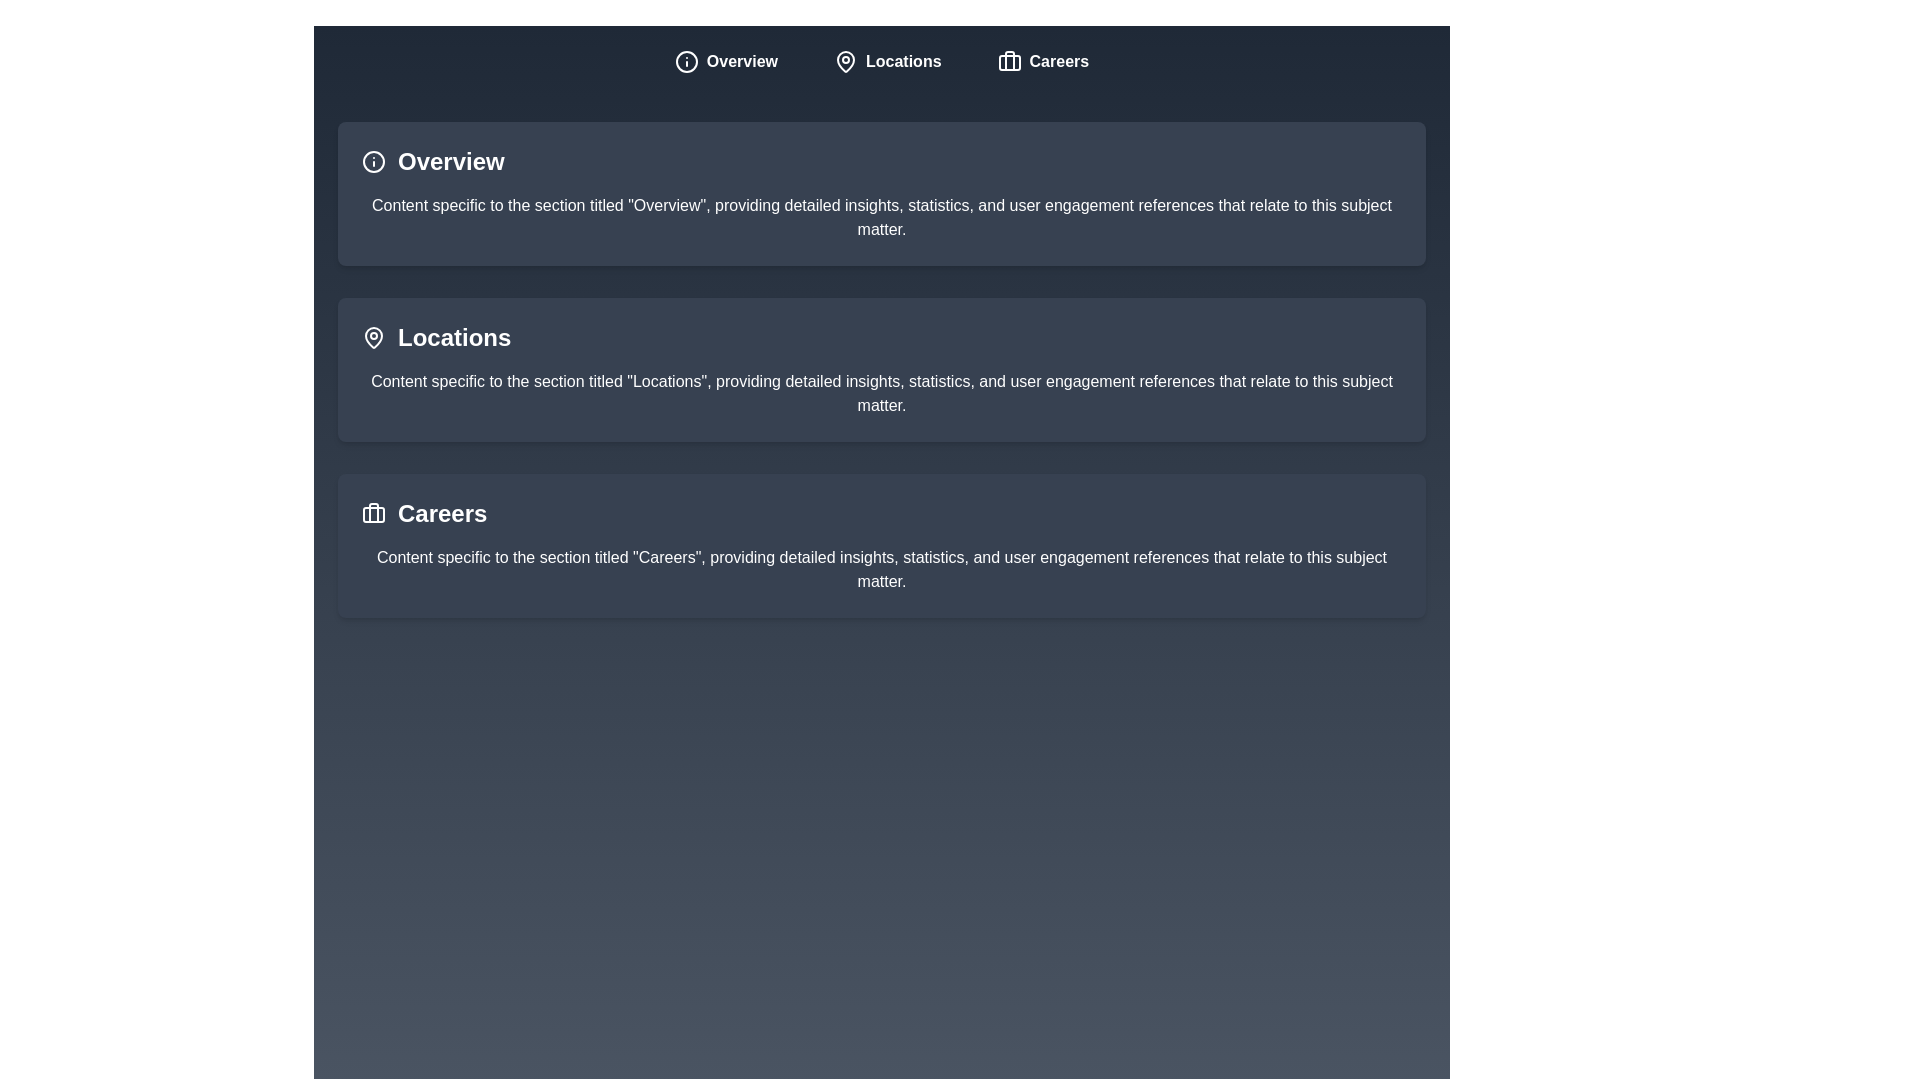 The width and height of the screenshot is (1920, 1080). Describe the element at coordinates (374, 161) in the screenshot. I see `the informational/help icon` at that location.